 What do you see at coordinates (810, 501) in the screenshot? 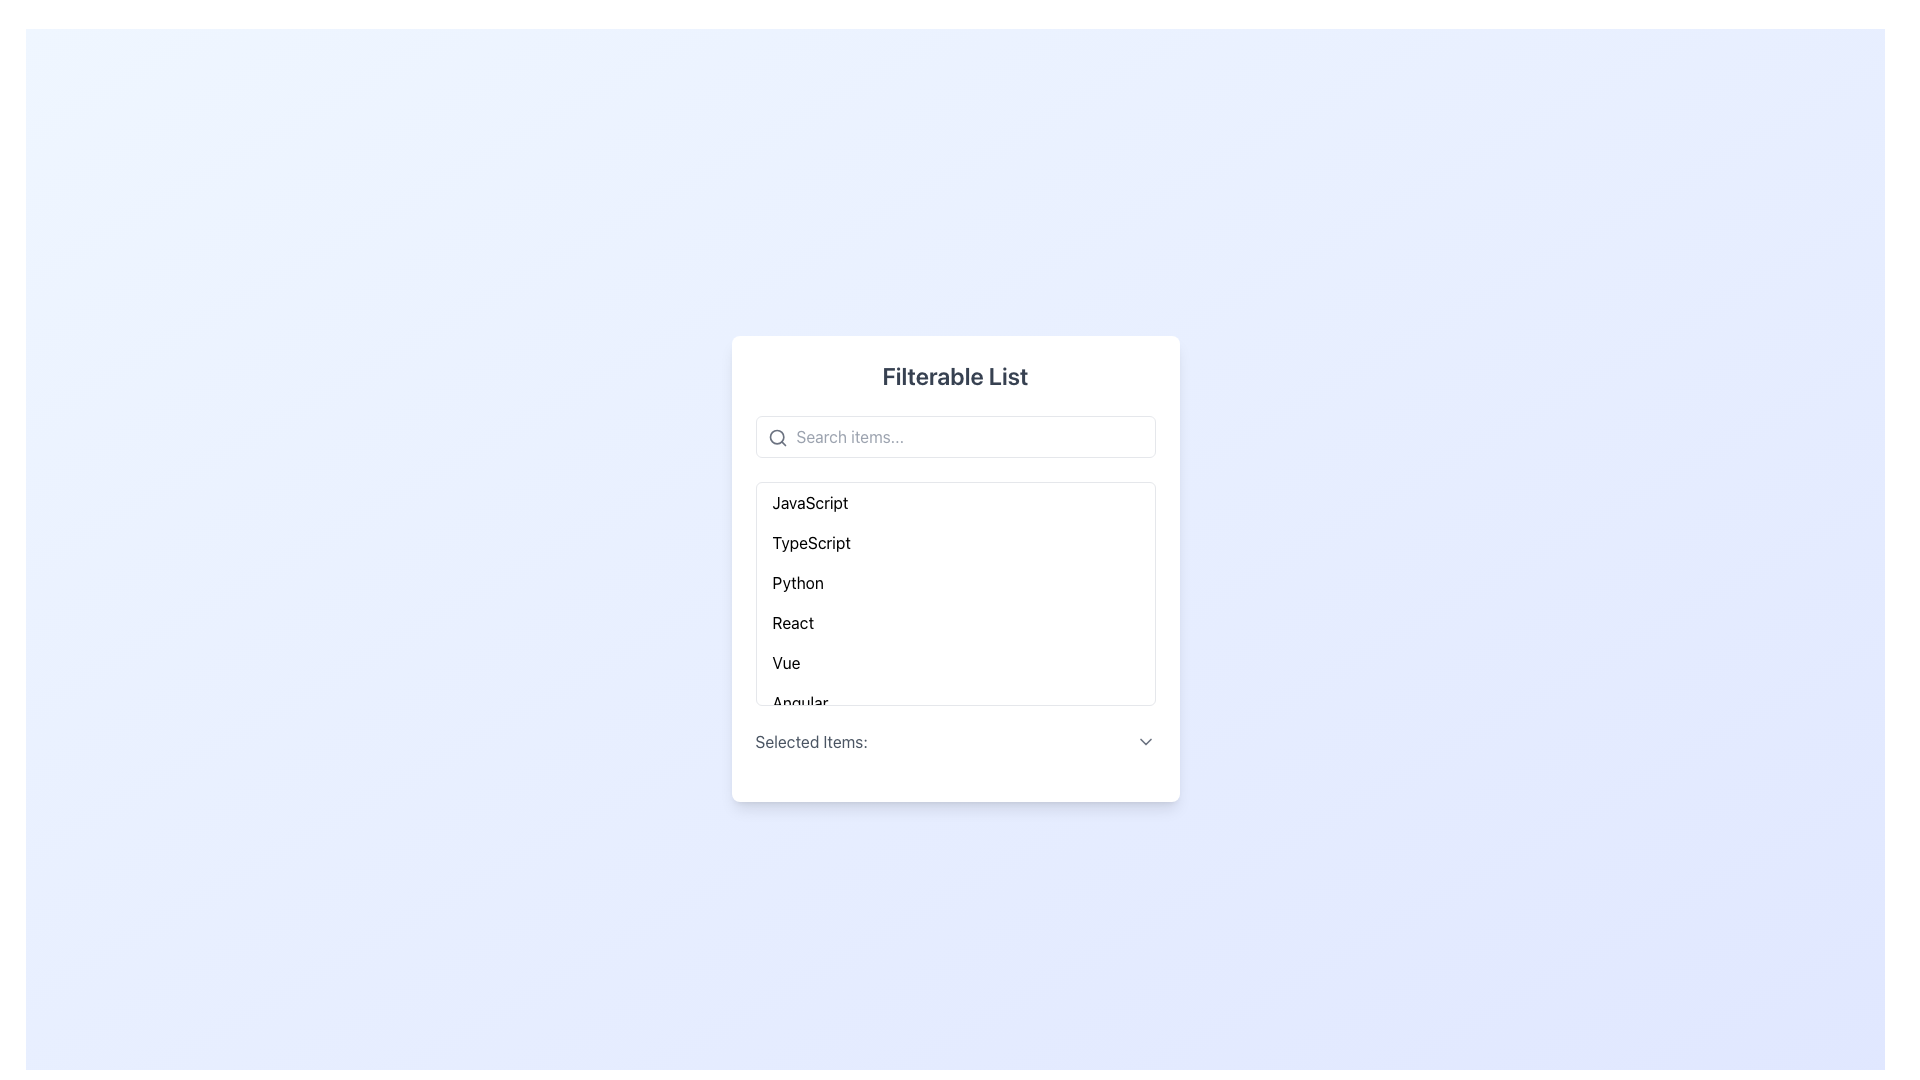
I see `the first selectable item in the 'Filterable List'` at bounding box center [810, 501].